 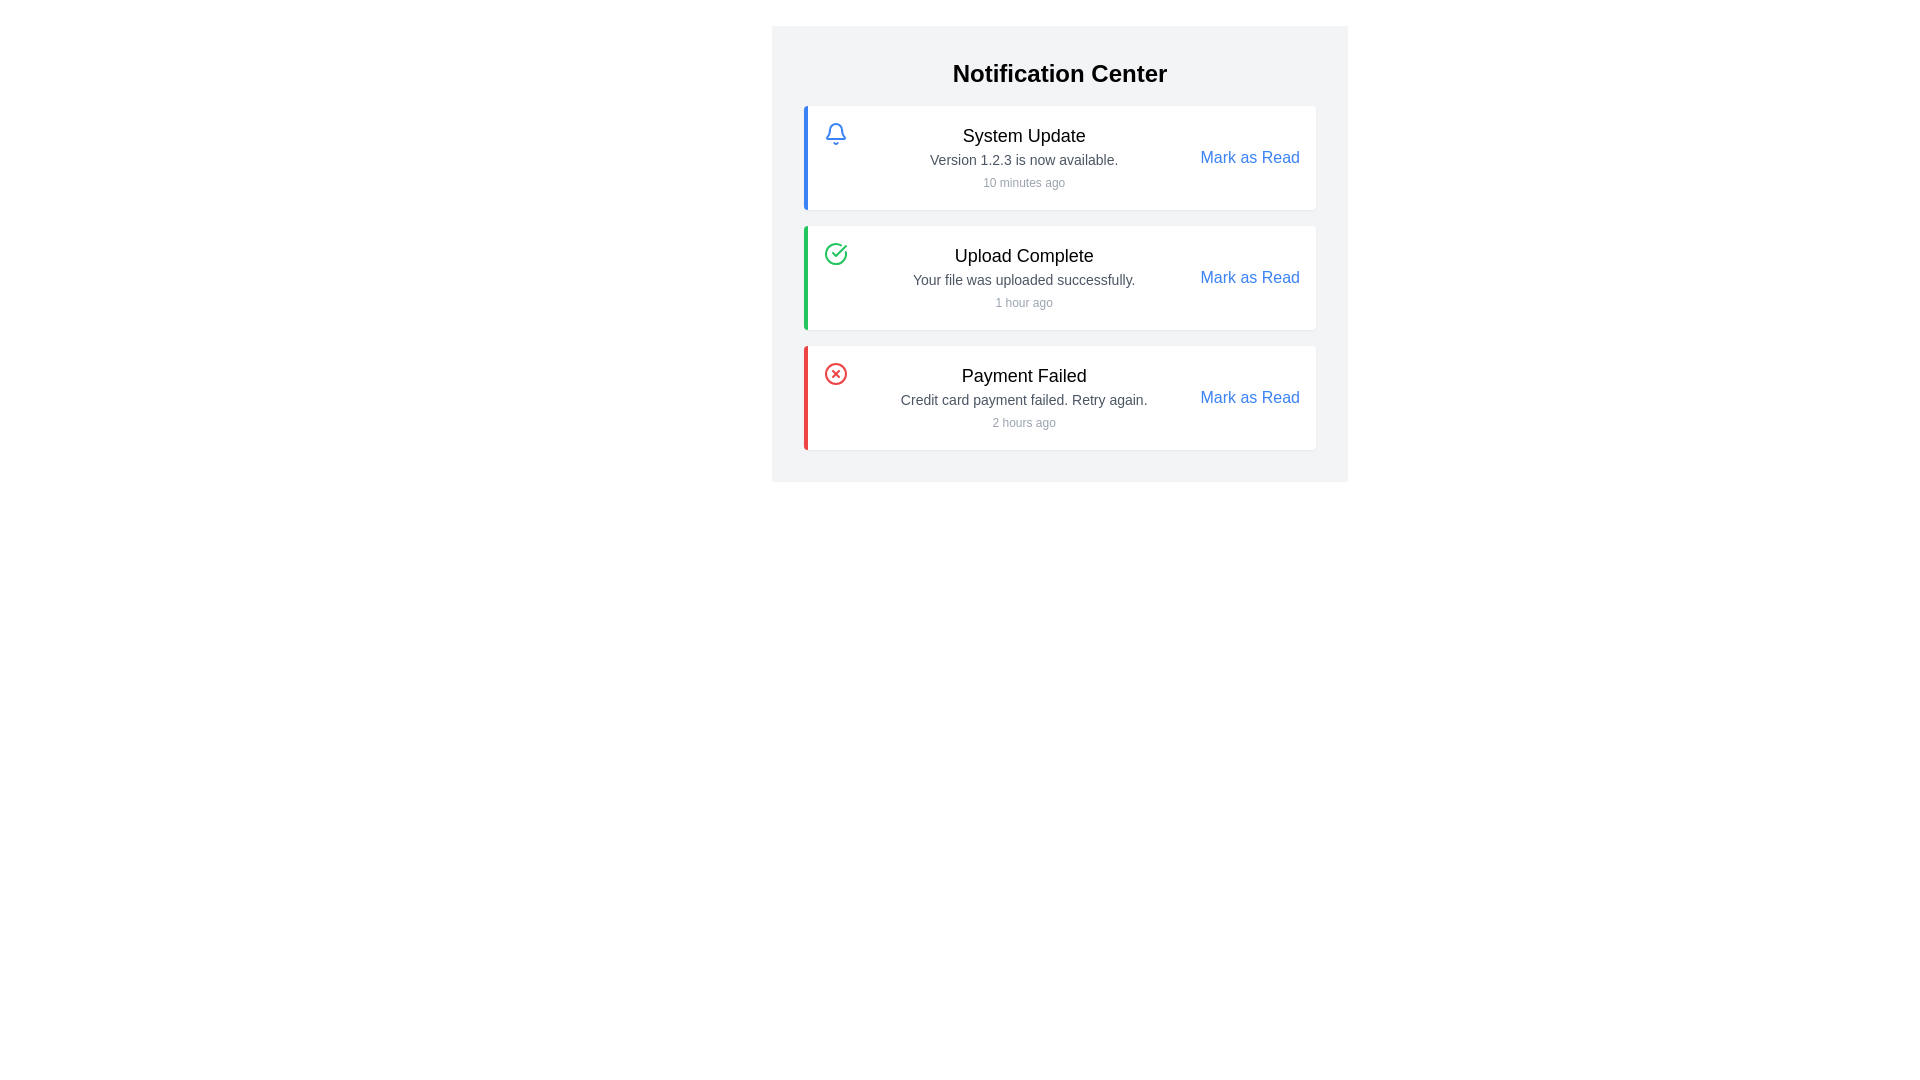 What do you see at coordinates (1248, 277) in the screenshot?
I see `the clickable text link to mark the 'Upload Complete' notification as read, located at the extreme right of the notification item` at bounding box center [1248, 277].